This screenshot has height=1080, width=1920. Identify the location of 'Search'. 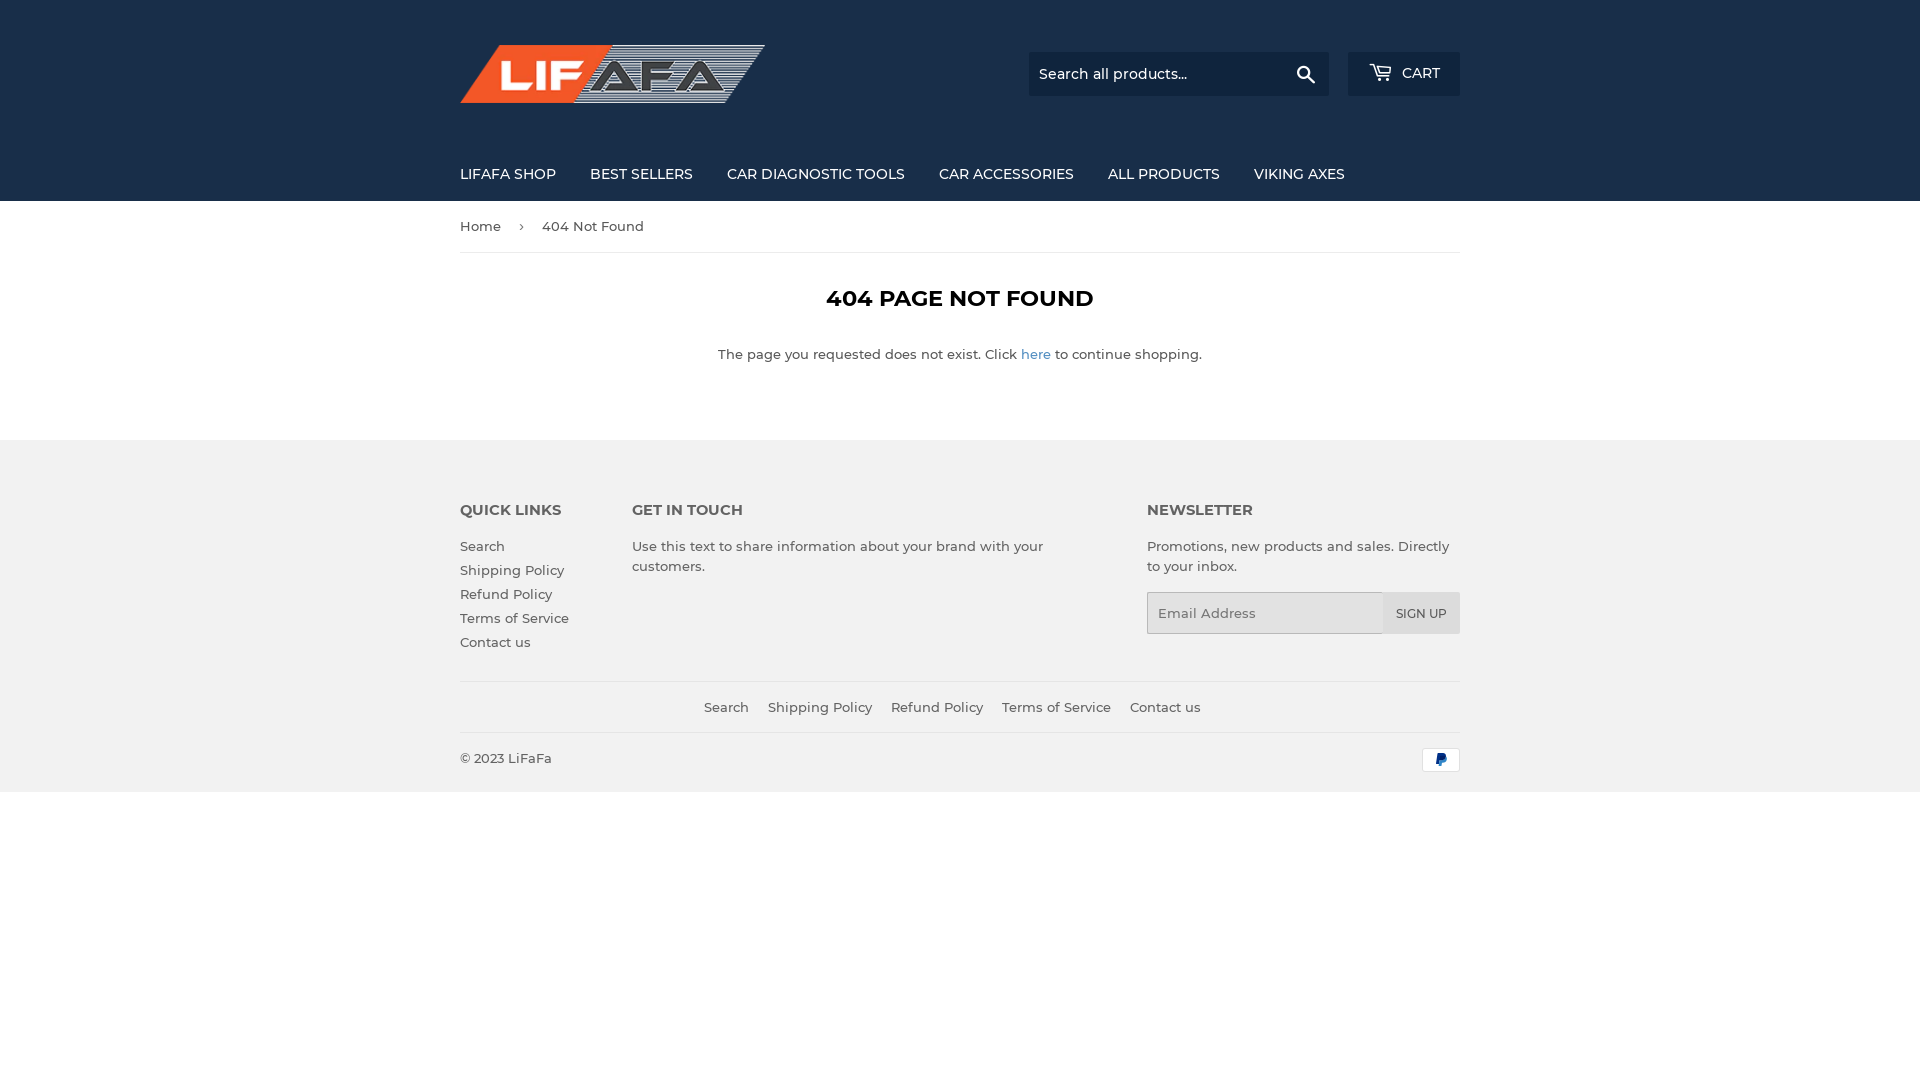
(1306, 73).